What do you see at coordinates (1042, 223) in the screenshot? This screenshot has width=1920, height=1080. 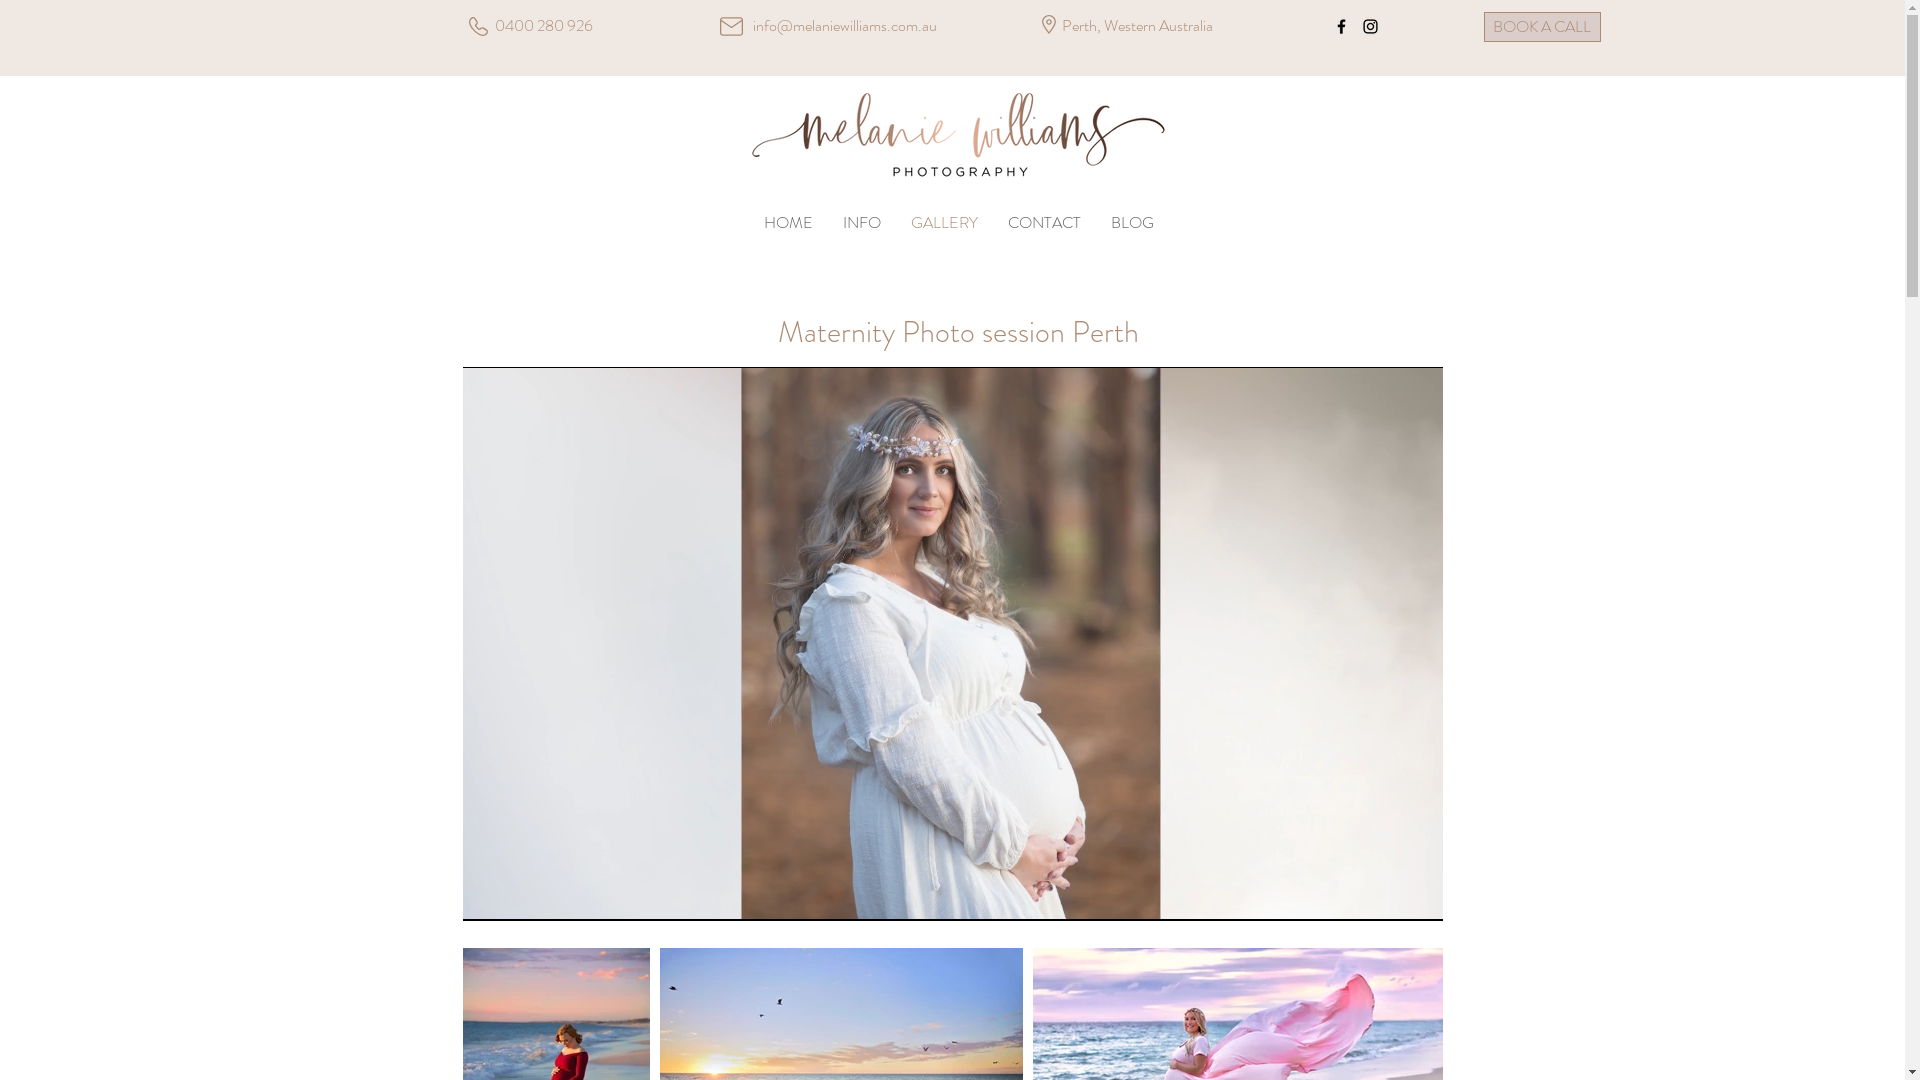 I see `'CONTACT'` at bounding box center [1042, 223].